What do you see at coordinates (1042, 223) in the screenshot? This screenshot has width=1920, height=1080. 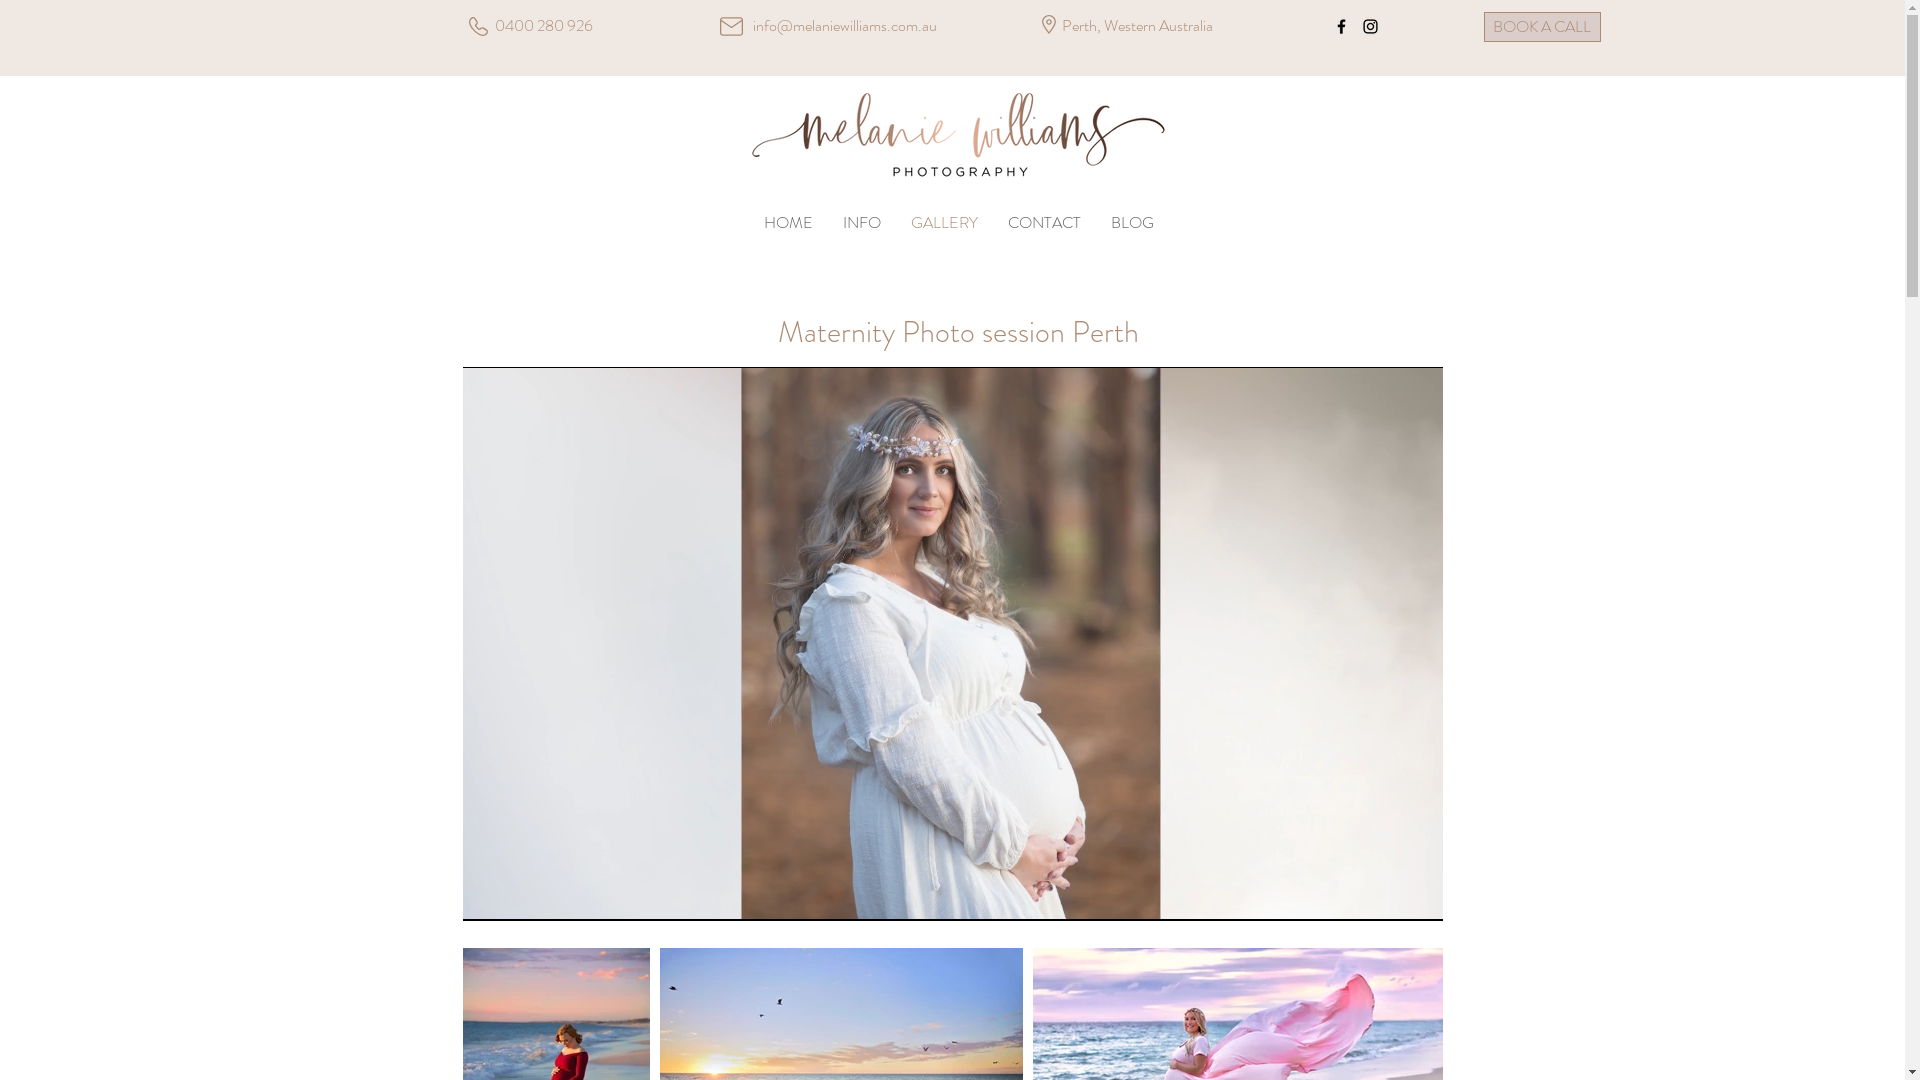 I see `'CONTACT'` at bounding box center [1042, 223].